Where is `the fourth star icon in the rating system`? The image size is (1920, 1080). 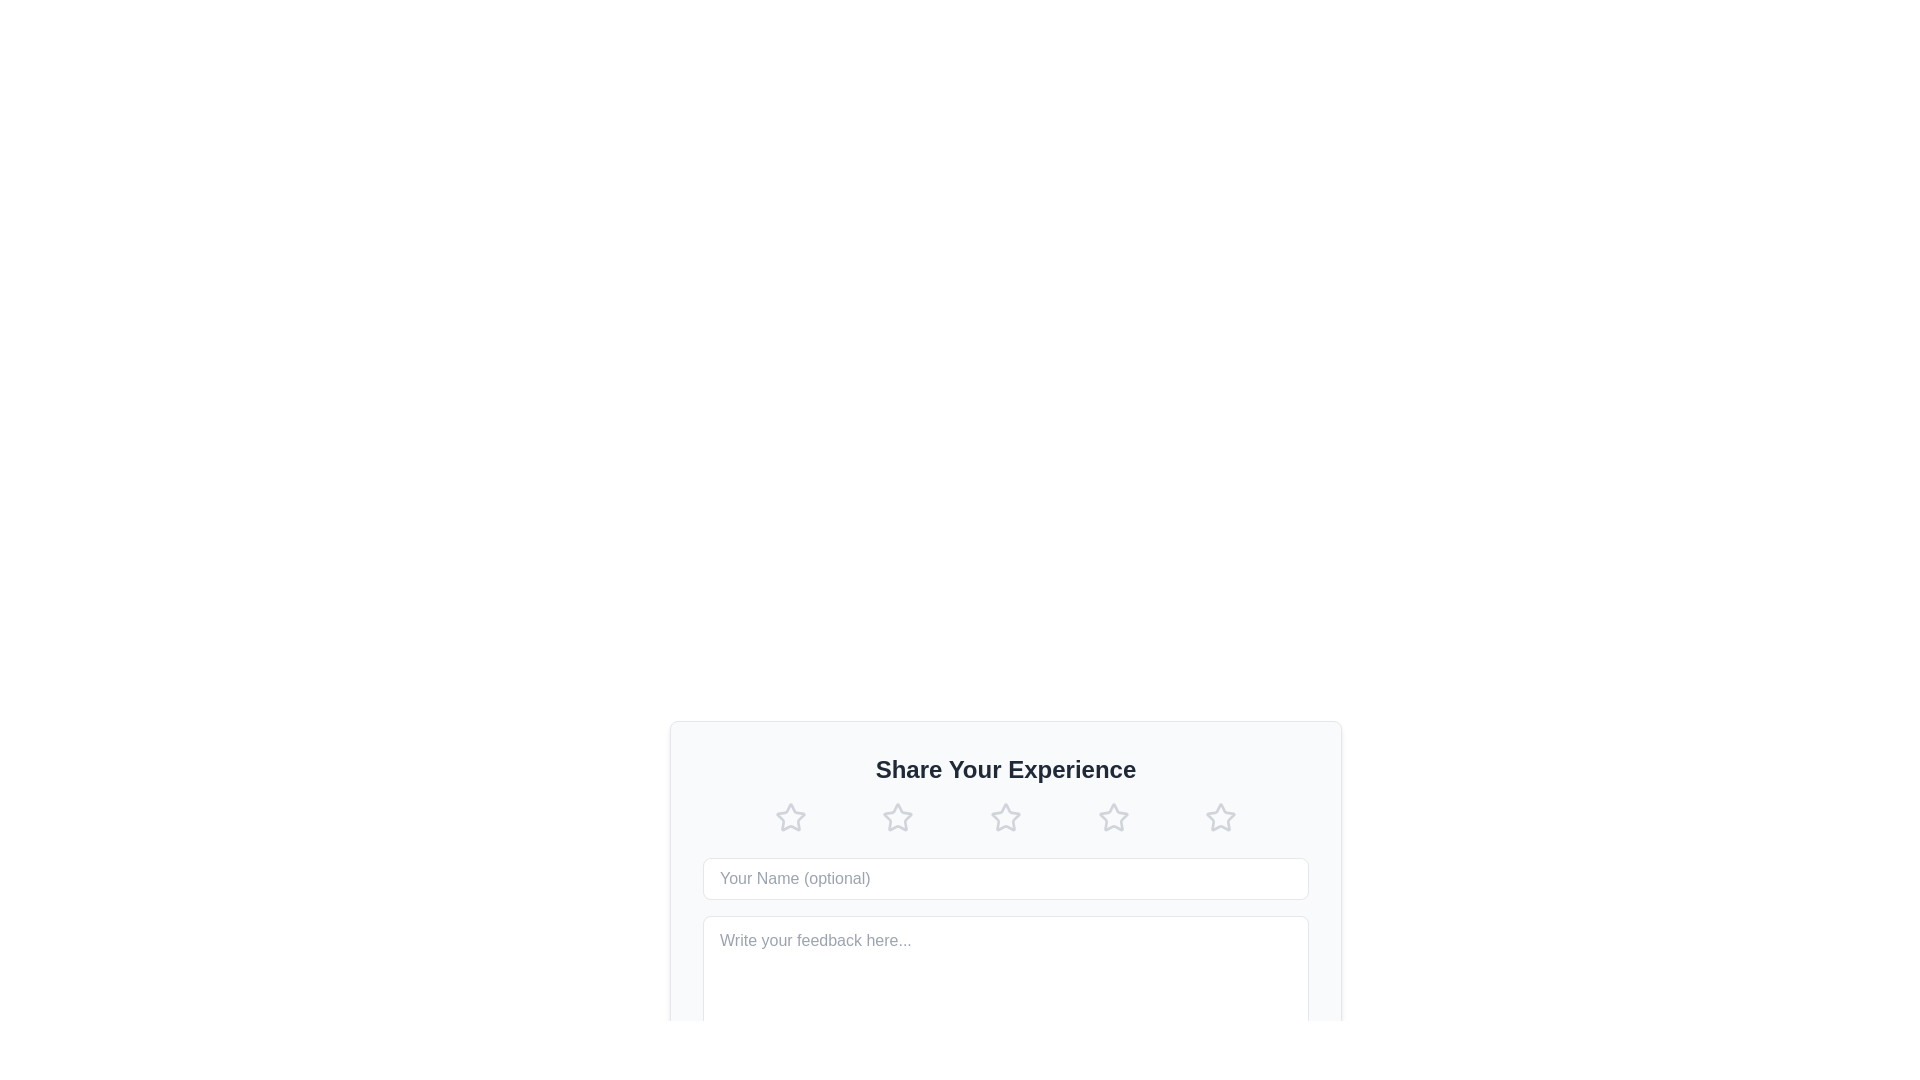
the fourth star icon in the rating system is located at coordinates (1112, 817).